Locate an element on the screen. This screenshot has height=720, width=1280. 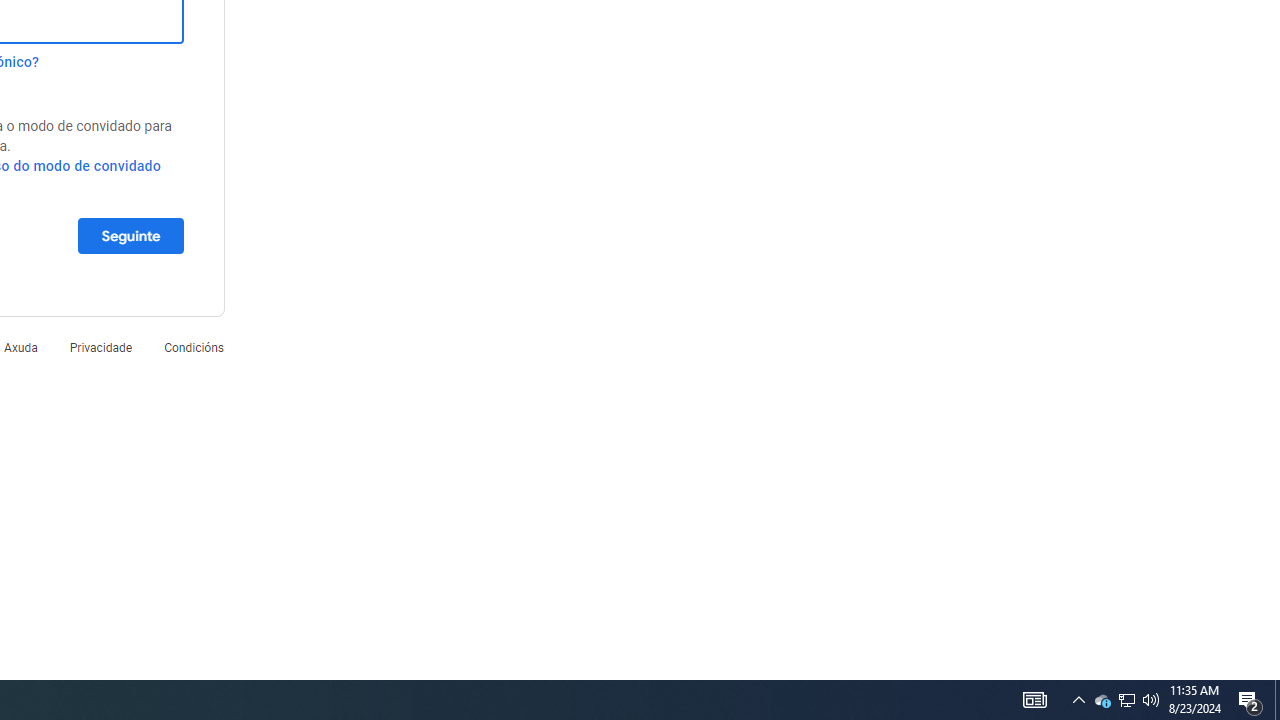
'Privacidade' is located at coordinates (99, 346).